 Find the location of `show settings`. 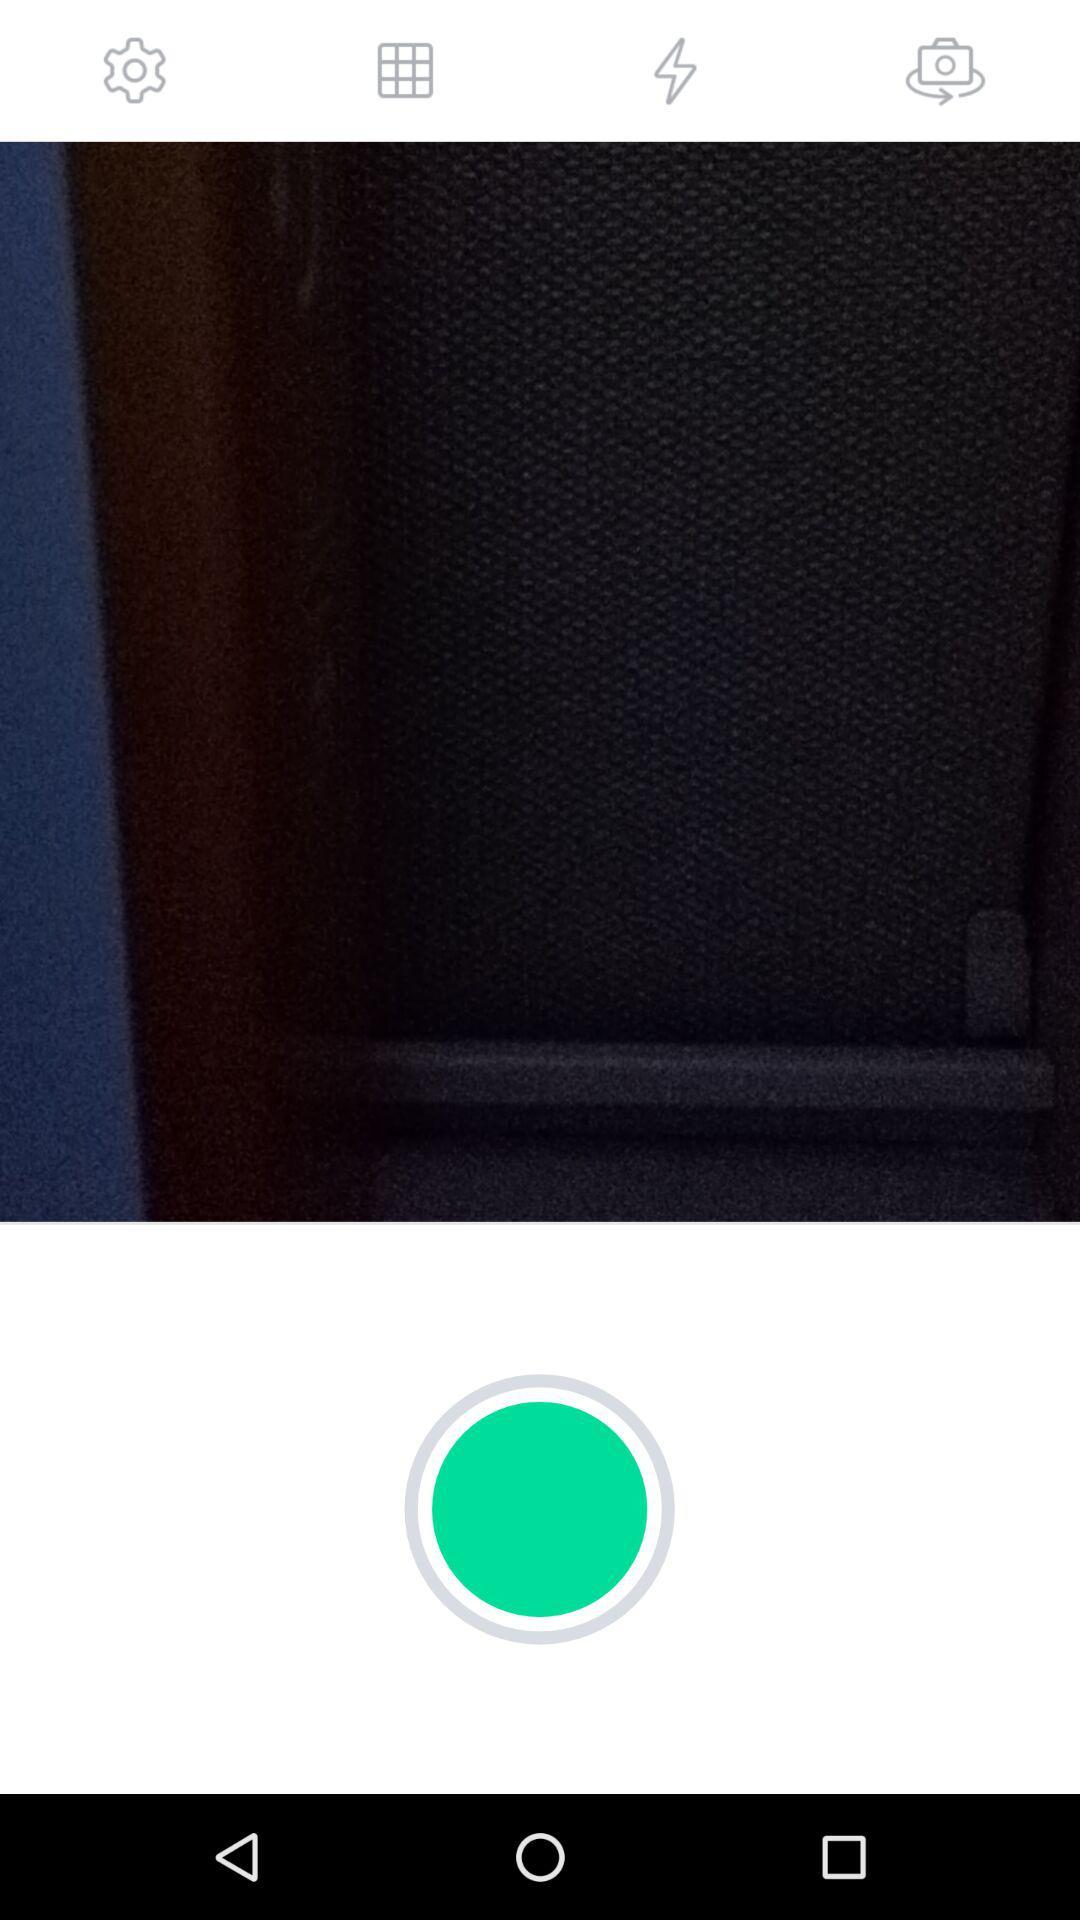

show settings is located at coordinates (135, 70).